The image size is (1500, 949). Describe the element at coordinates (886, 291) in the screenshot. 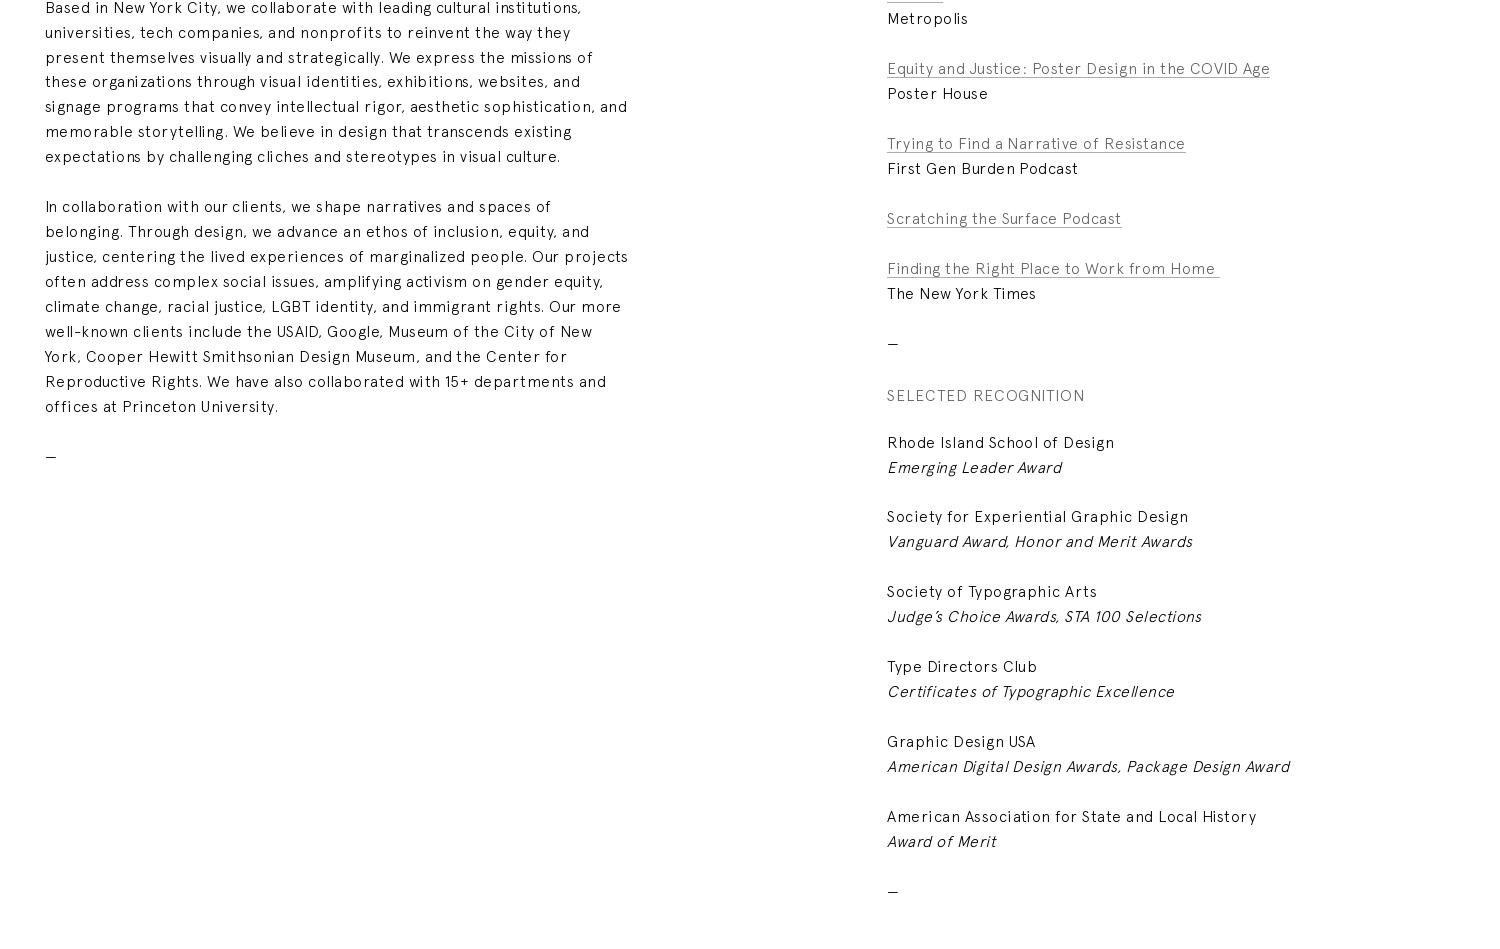

I see `'The New York Times'` at that location.